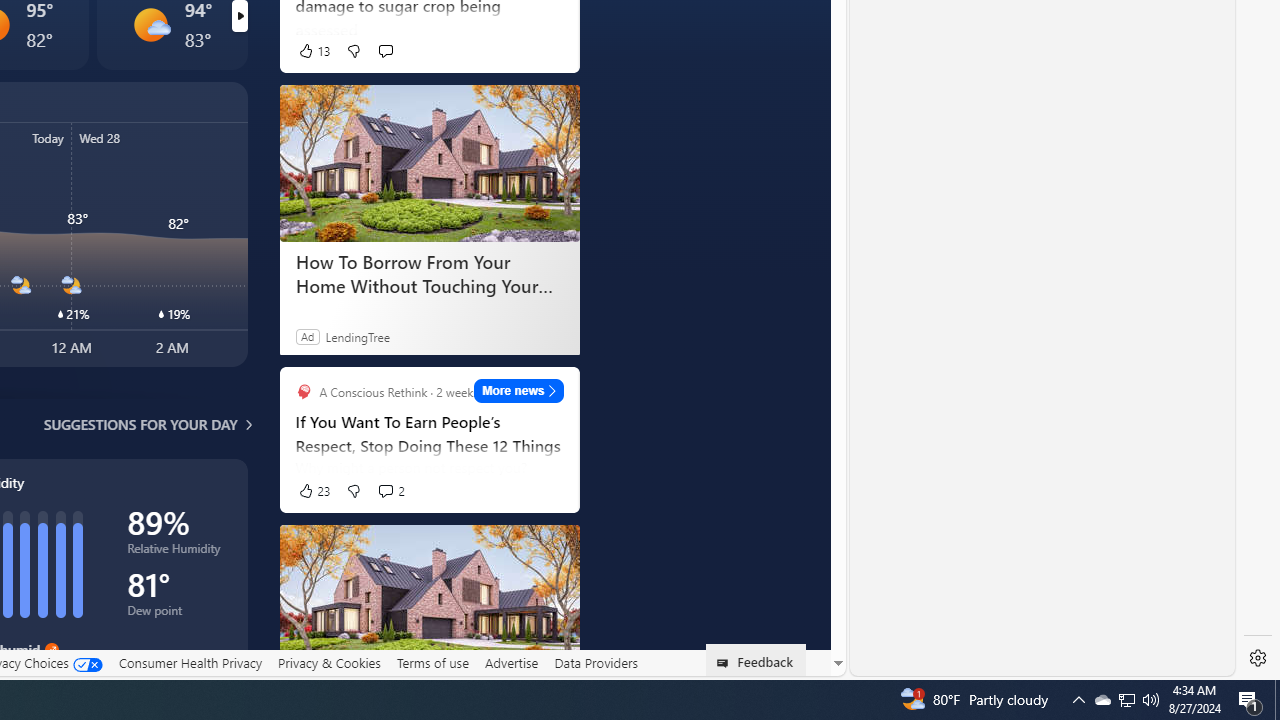 The image size is (1280, 720). What do you see at coordinates (177, 552) in the screenshot?
I see `'Relative Humidity'` at bounding box center [177, 552].